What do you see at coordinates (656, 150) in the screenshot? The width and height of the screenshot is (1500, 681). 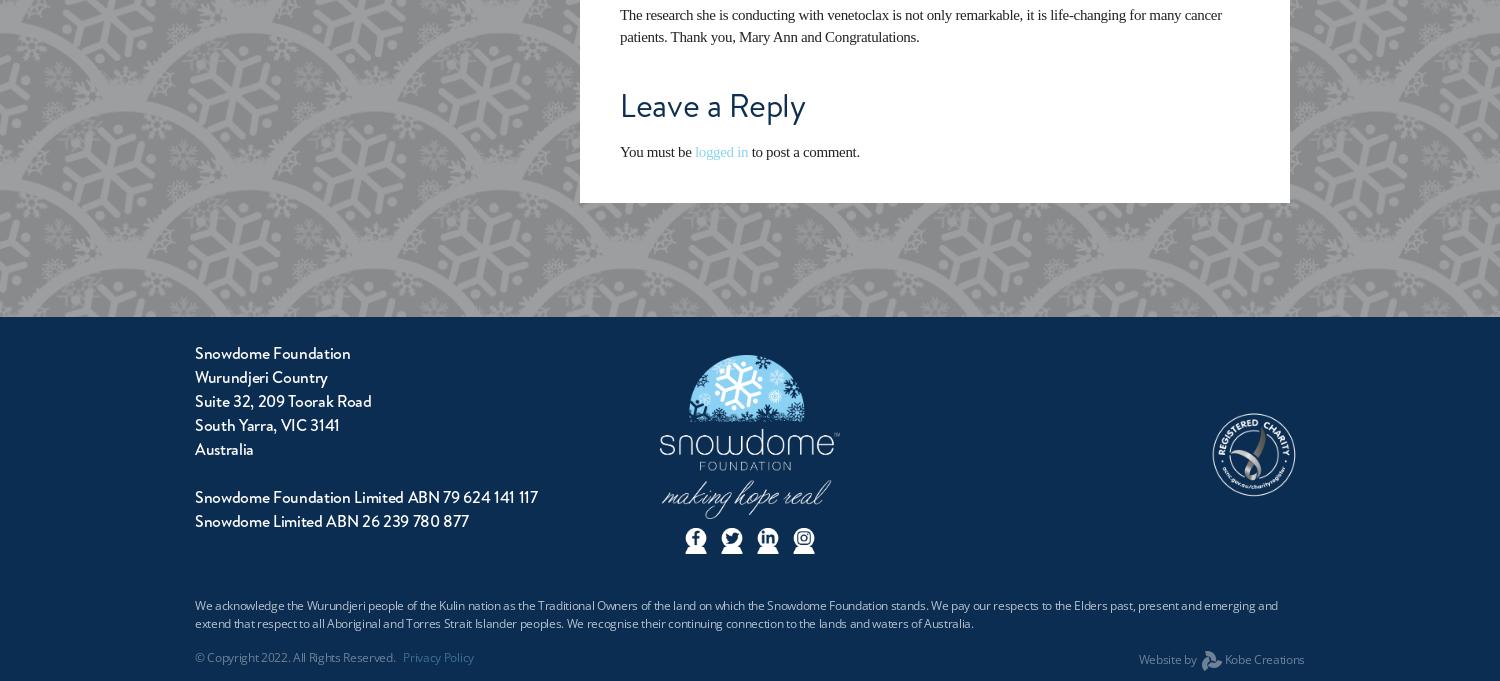 I see `'You must be'` at bounding box center [656, 150].